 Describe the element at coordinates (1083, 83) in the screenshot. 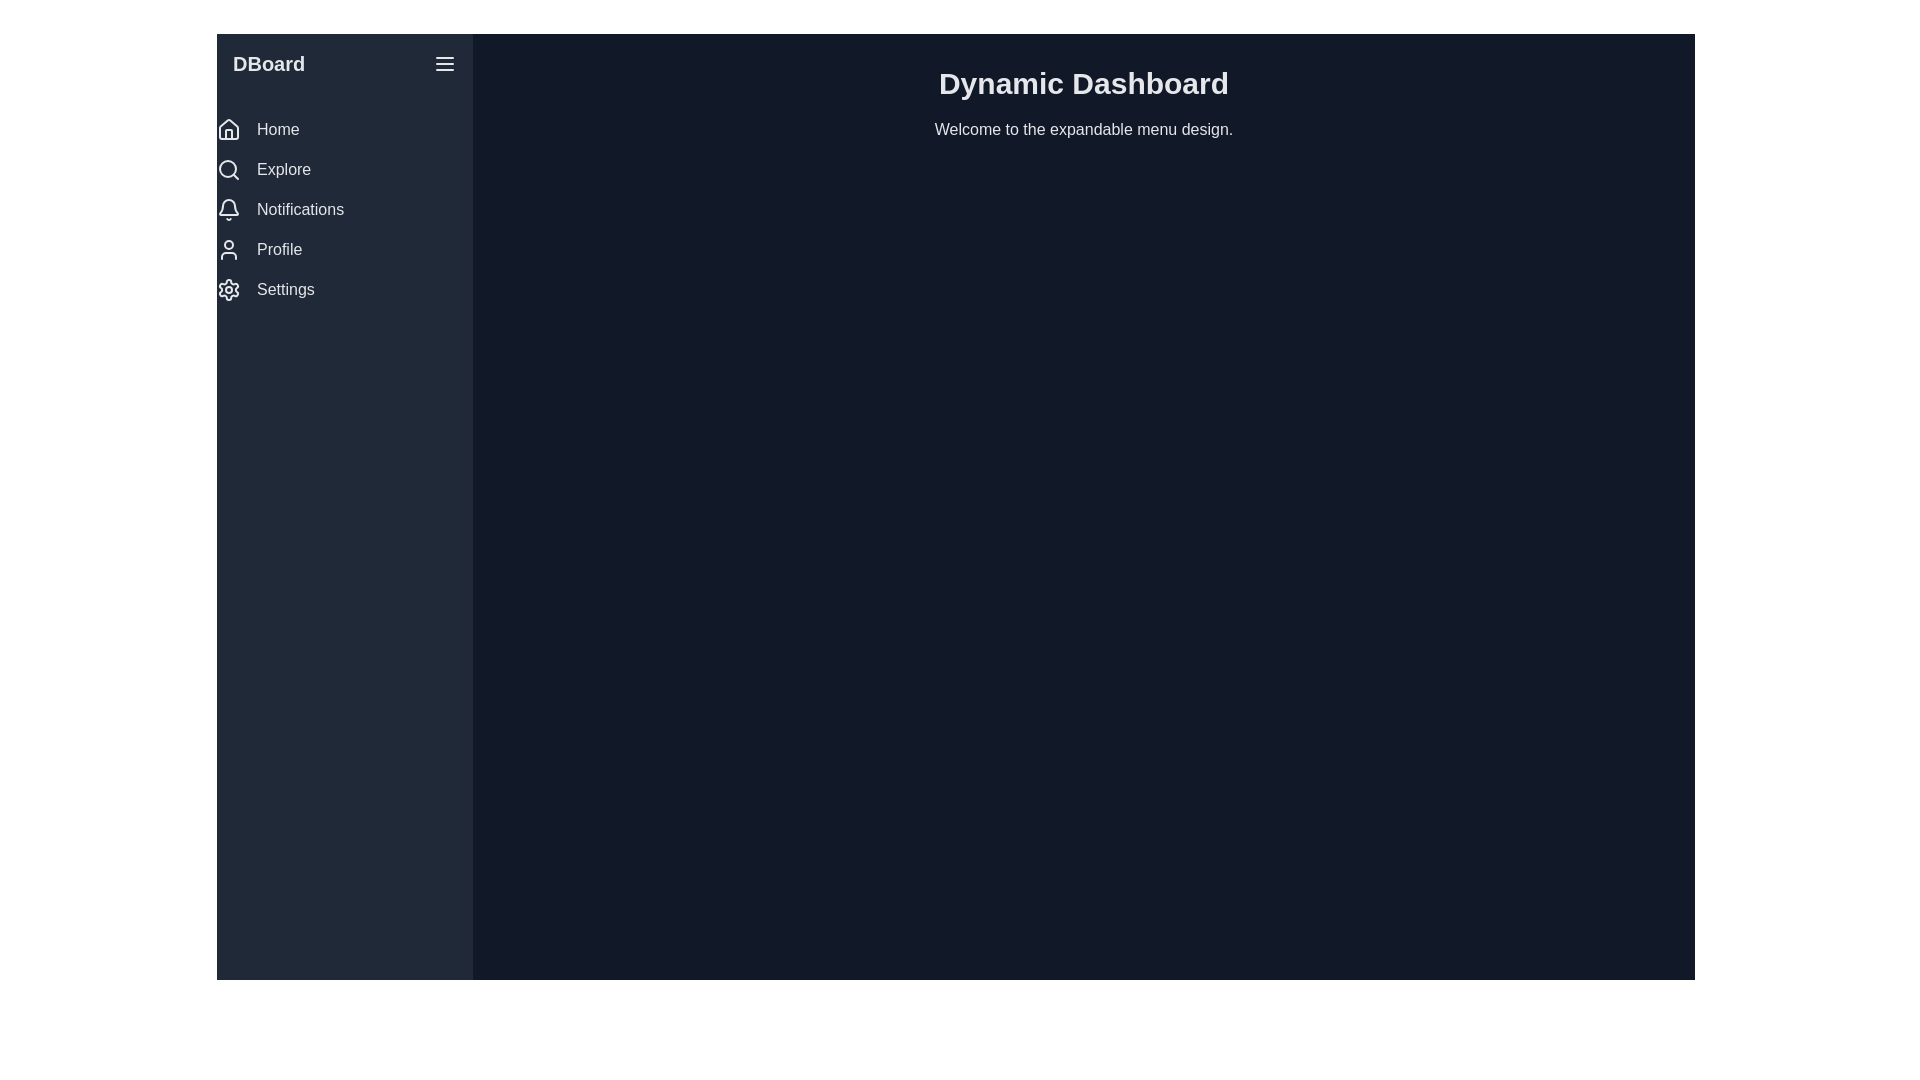

I see `the 'Dynamic Dashboard' text header, which is a large, bold header positioned at the top of the content area against a dark background` at that location.